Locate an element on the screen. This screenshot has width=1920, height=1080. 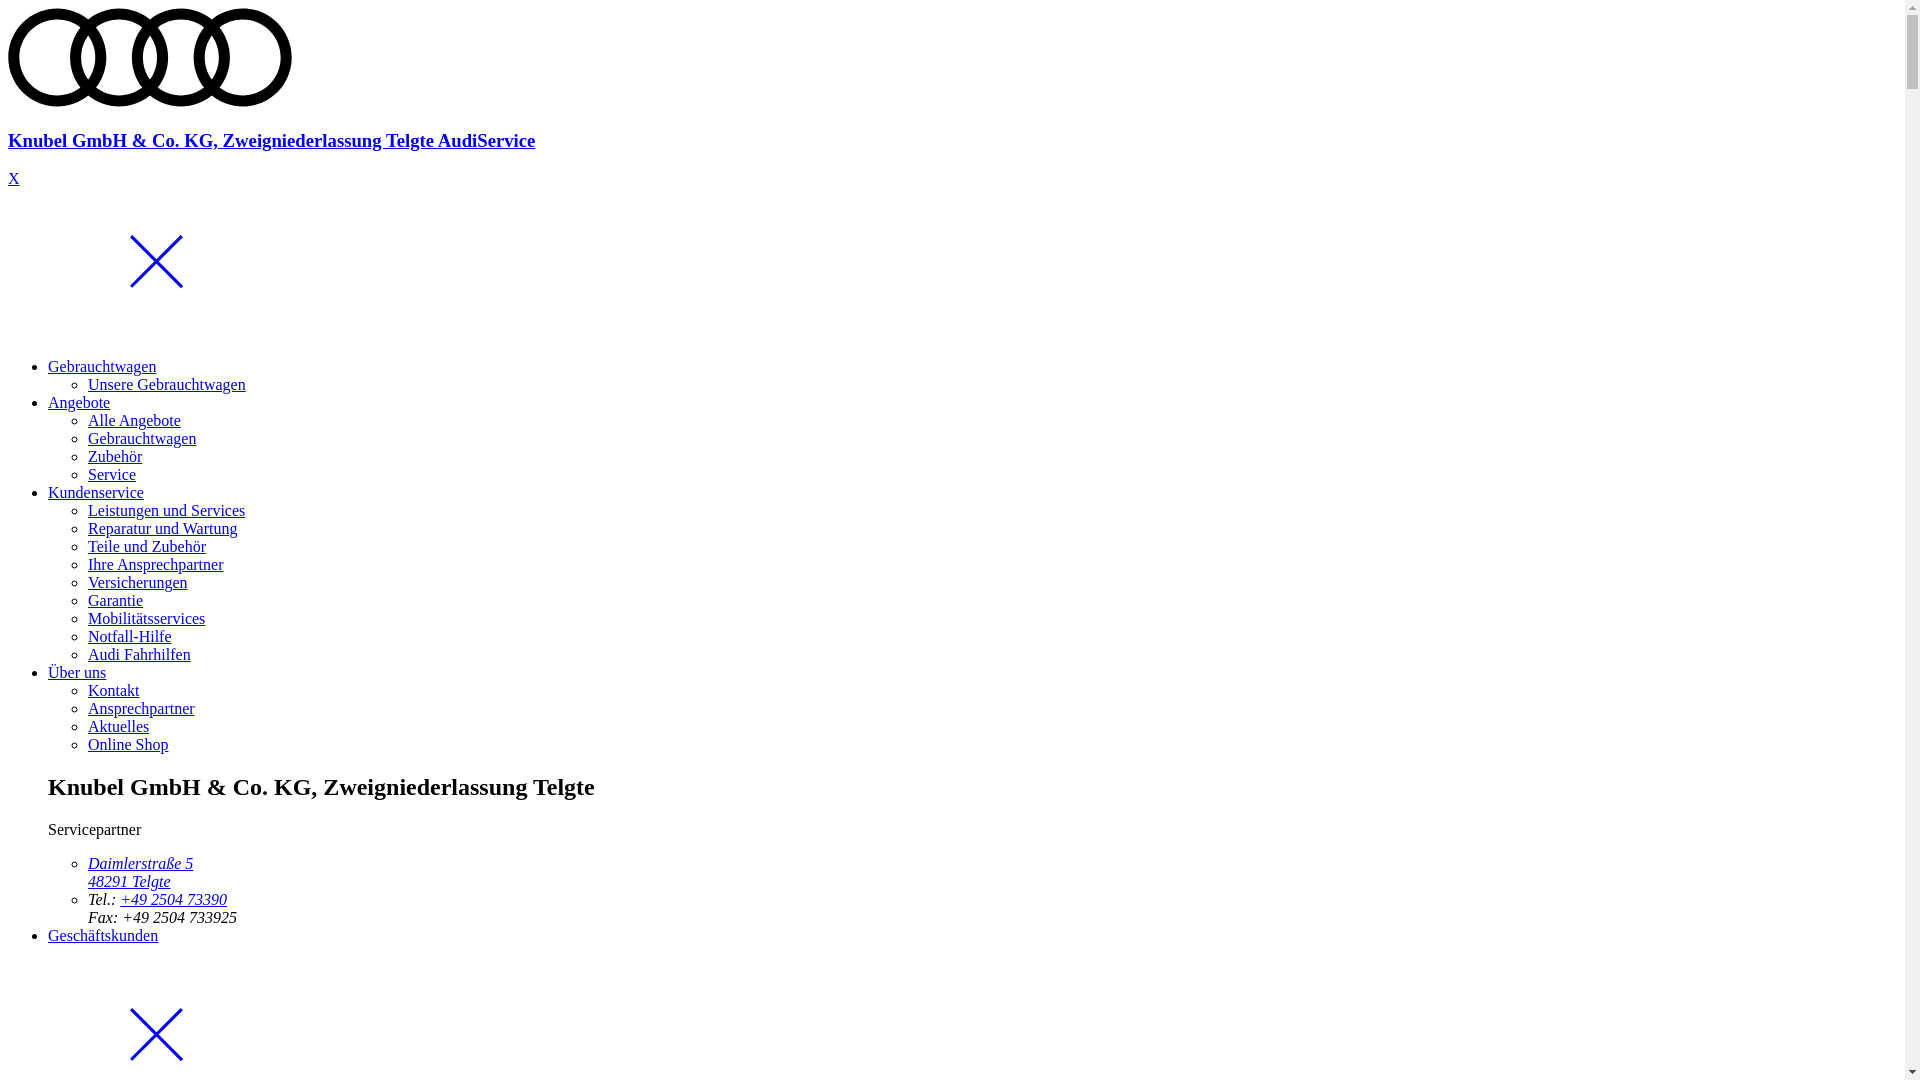
'Leistungen und Services' is located at coordinates (166, 509).